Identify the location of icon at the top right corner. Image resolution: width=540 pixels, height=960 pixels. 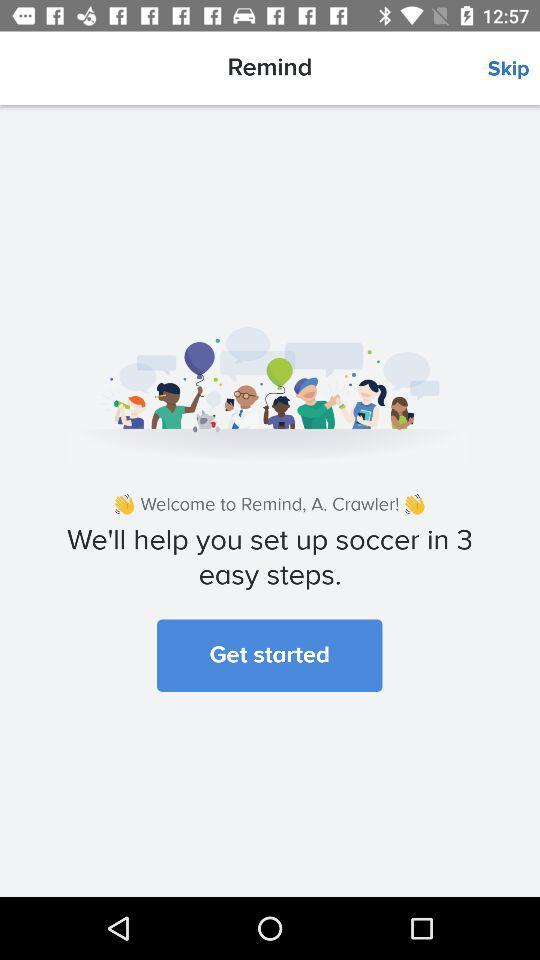
(513, 69).